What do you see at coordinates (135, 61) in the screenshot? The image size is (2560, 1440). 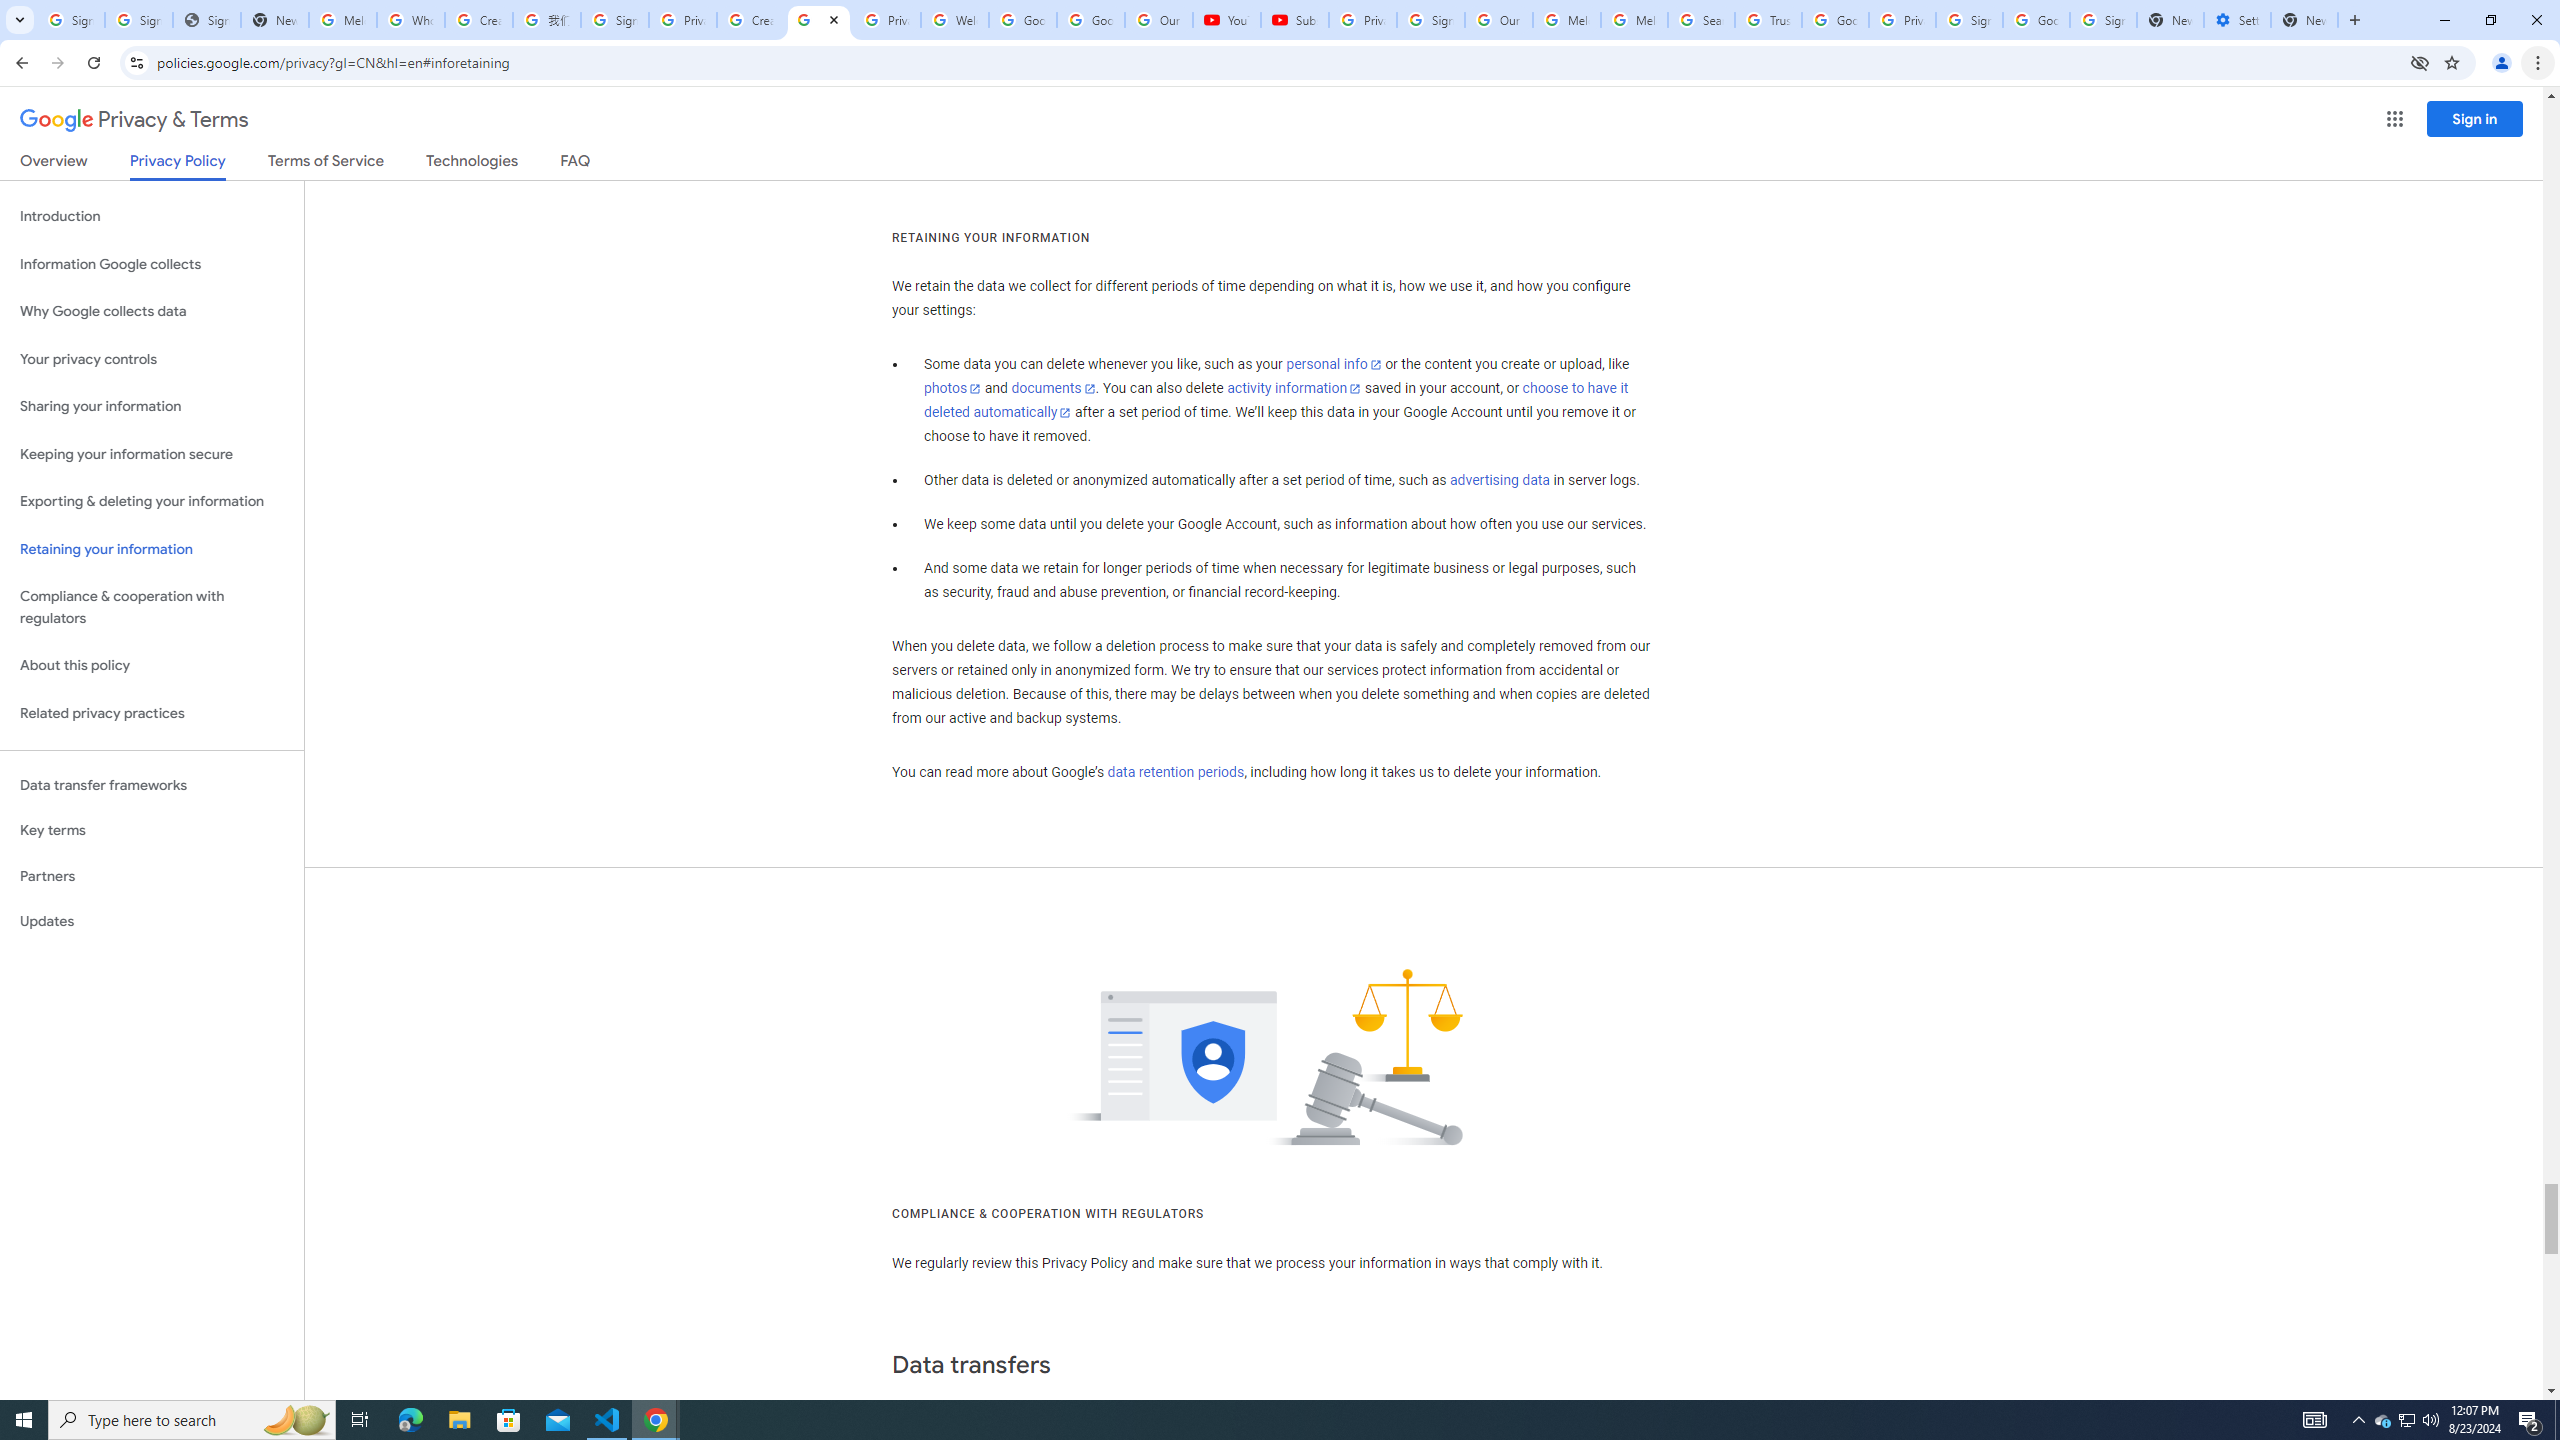 I see `'View site information'` at bounding box center [135, 61].